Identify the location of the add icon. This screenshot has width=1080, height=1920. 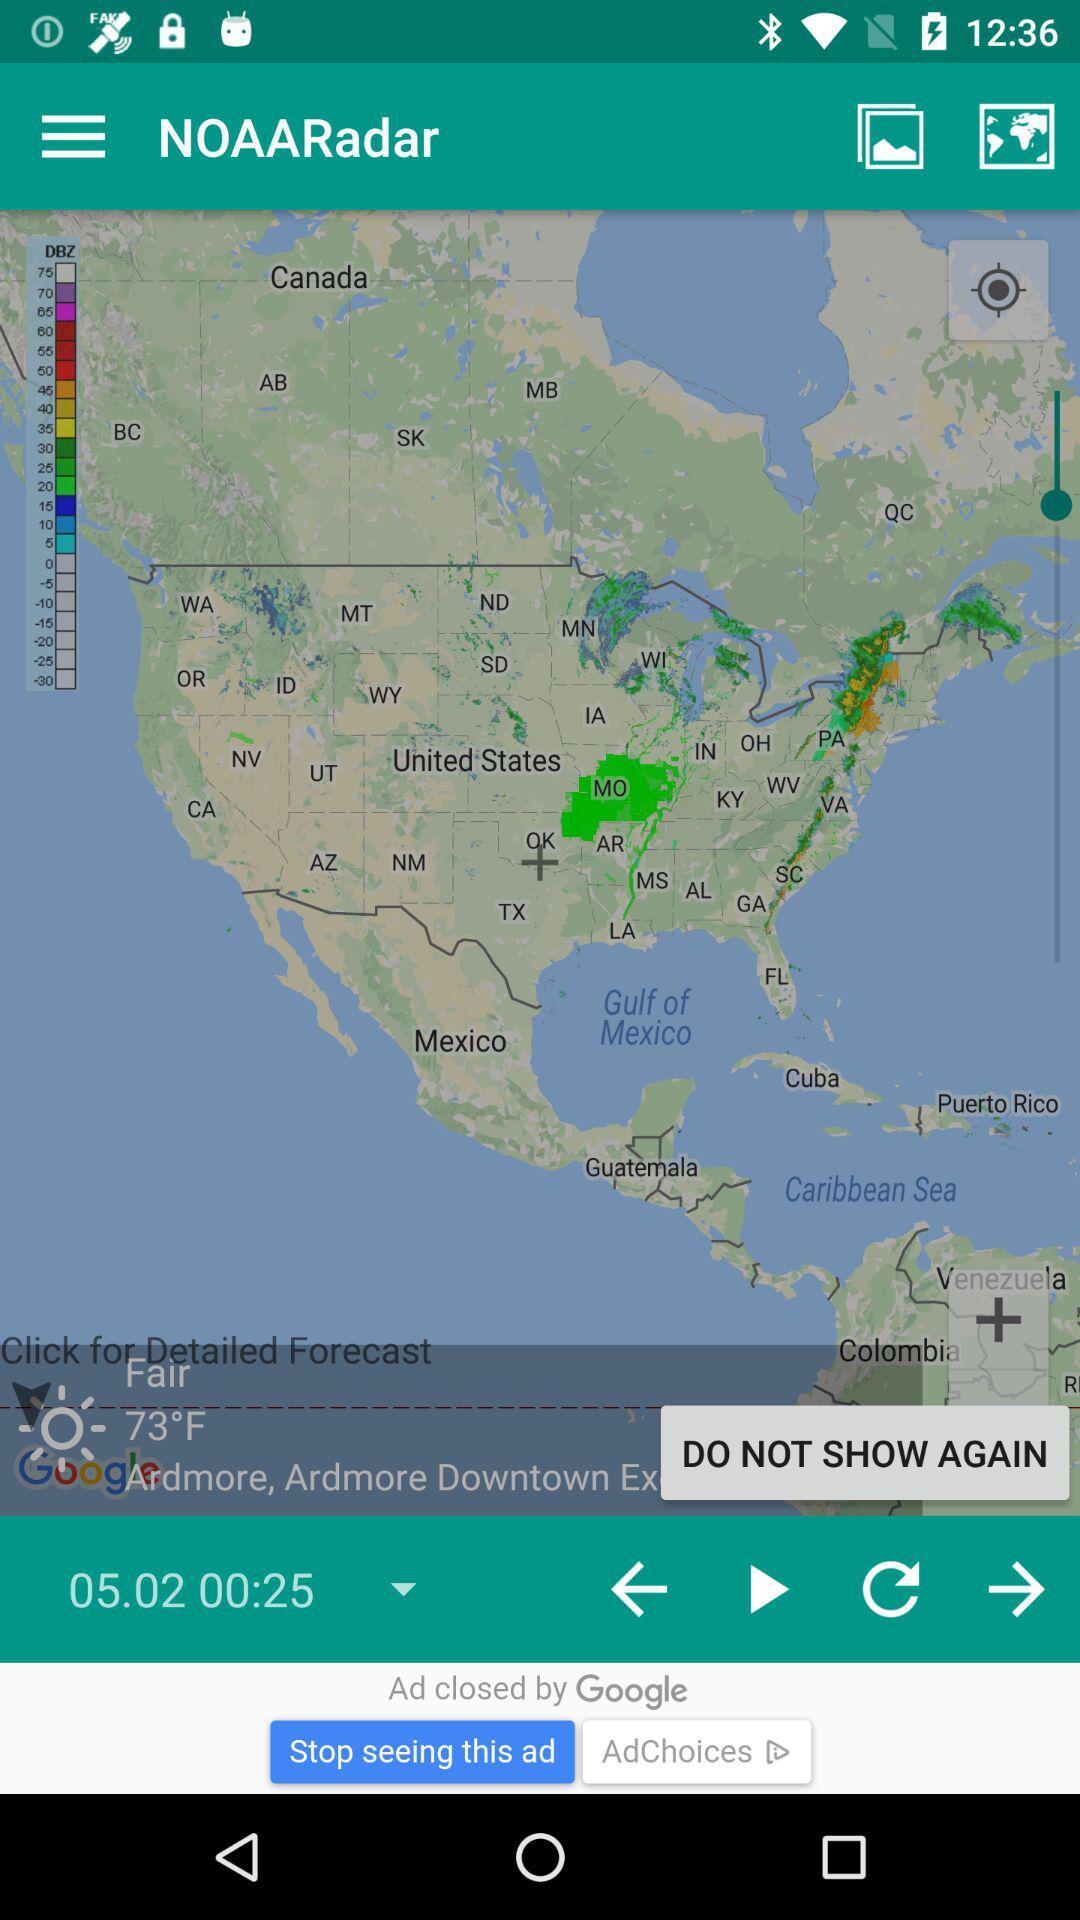
(998, 1317).